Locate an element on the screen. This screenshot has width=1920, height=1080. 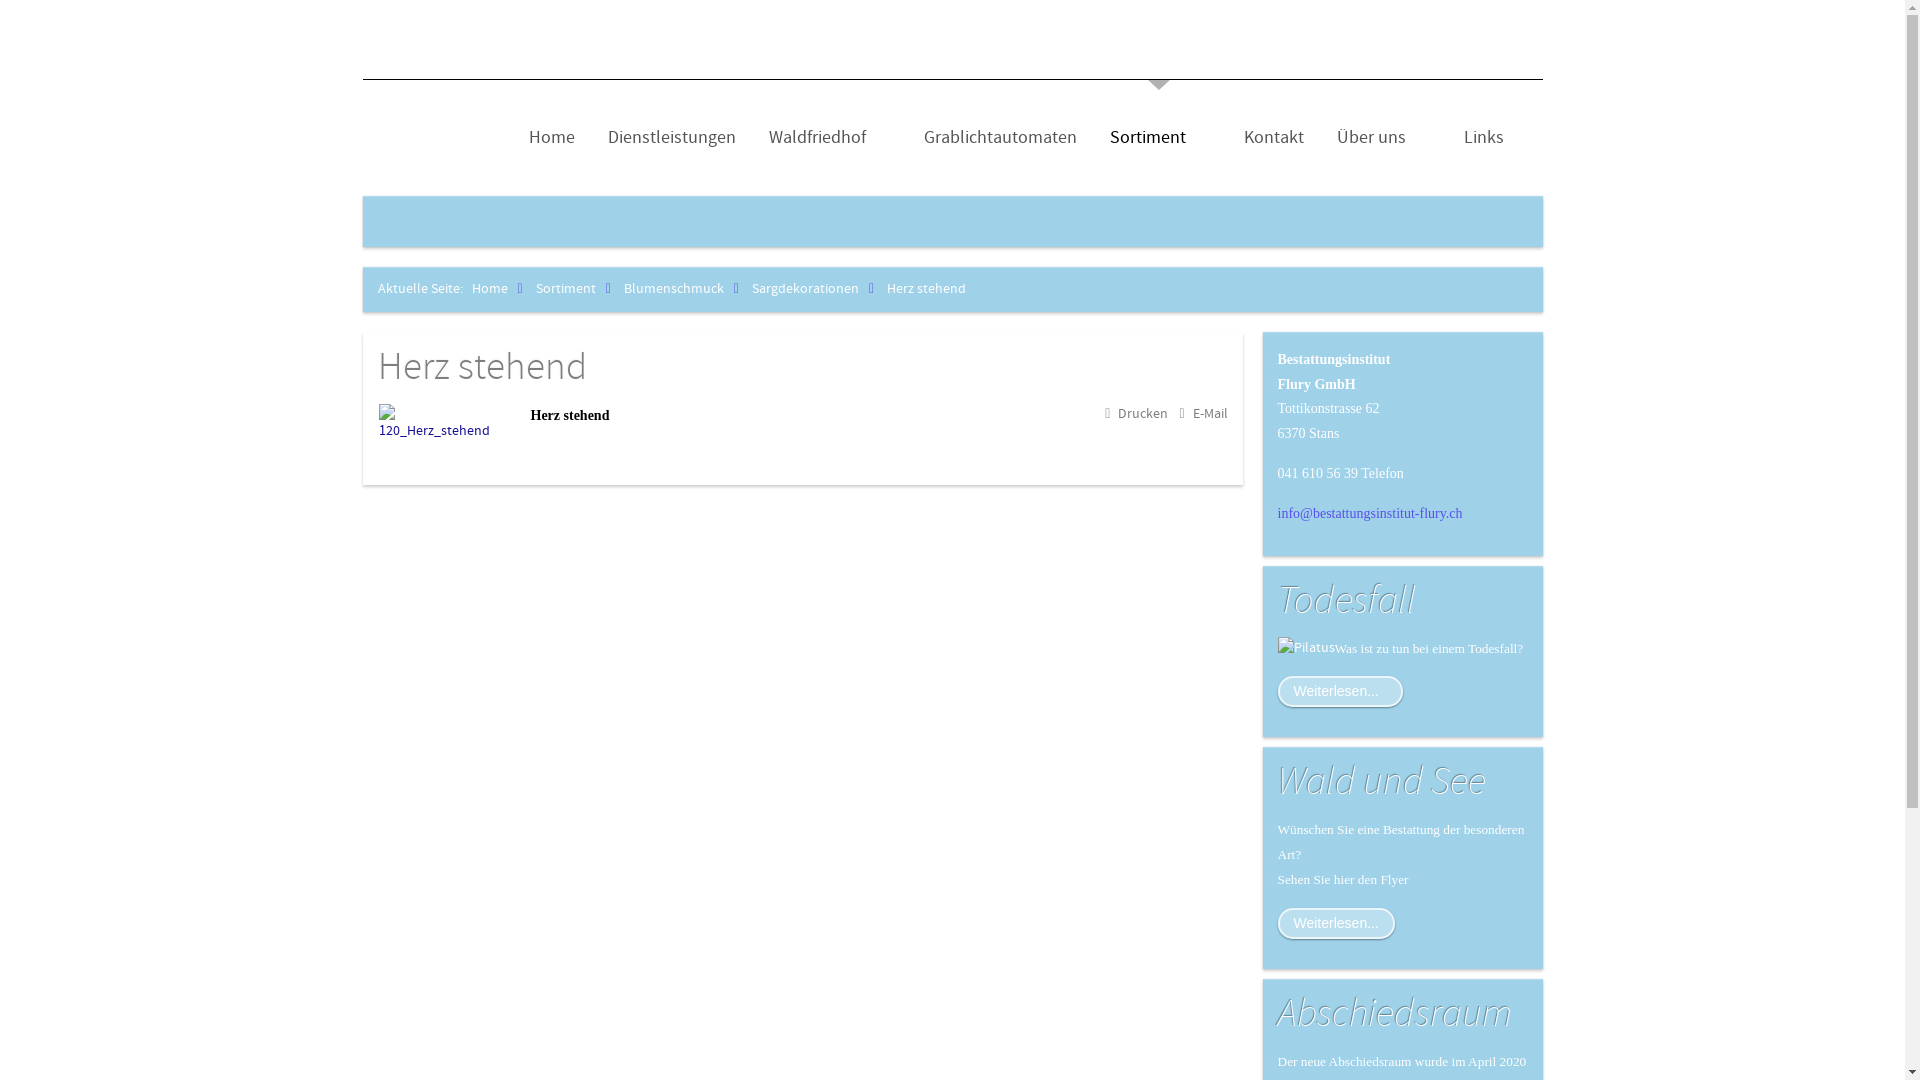
'Sortiment' is located at coordinates (577, 289).